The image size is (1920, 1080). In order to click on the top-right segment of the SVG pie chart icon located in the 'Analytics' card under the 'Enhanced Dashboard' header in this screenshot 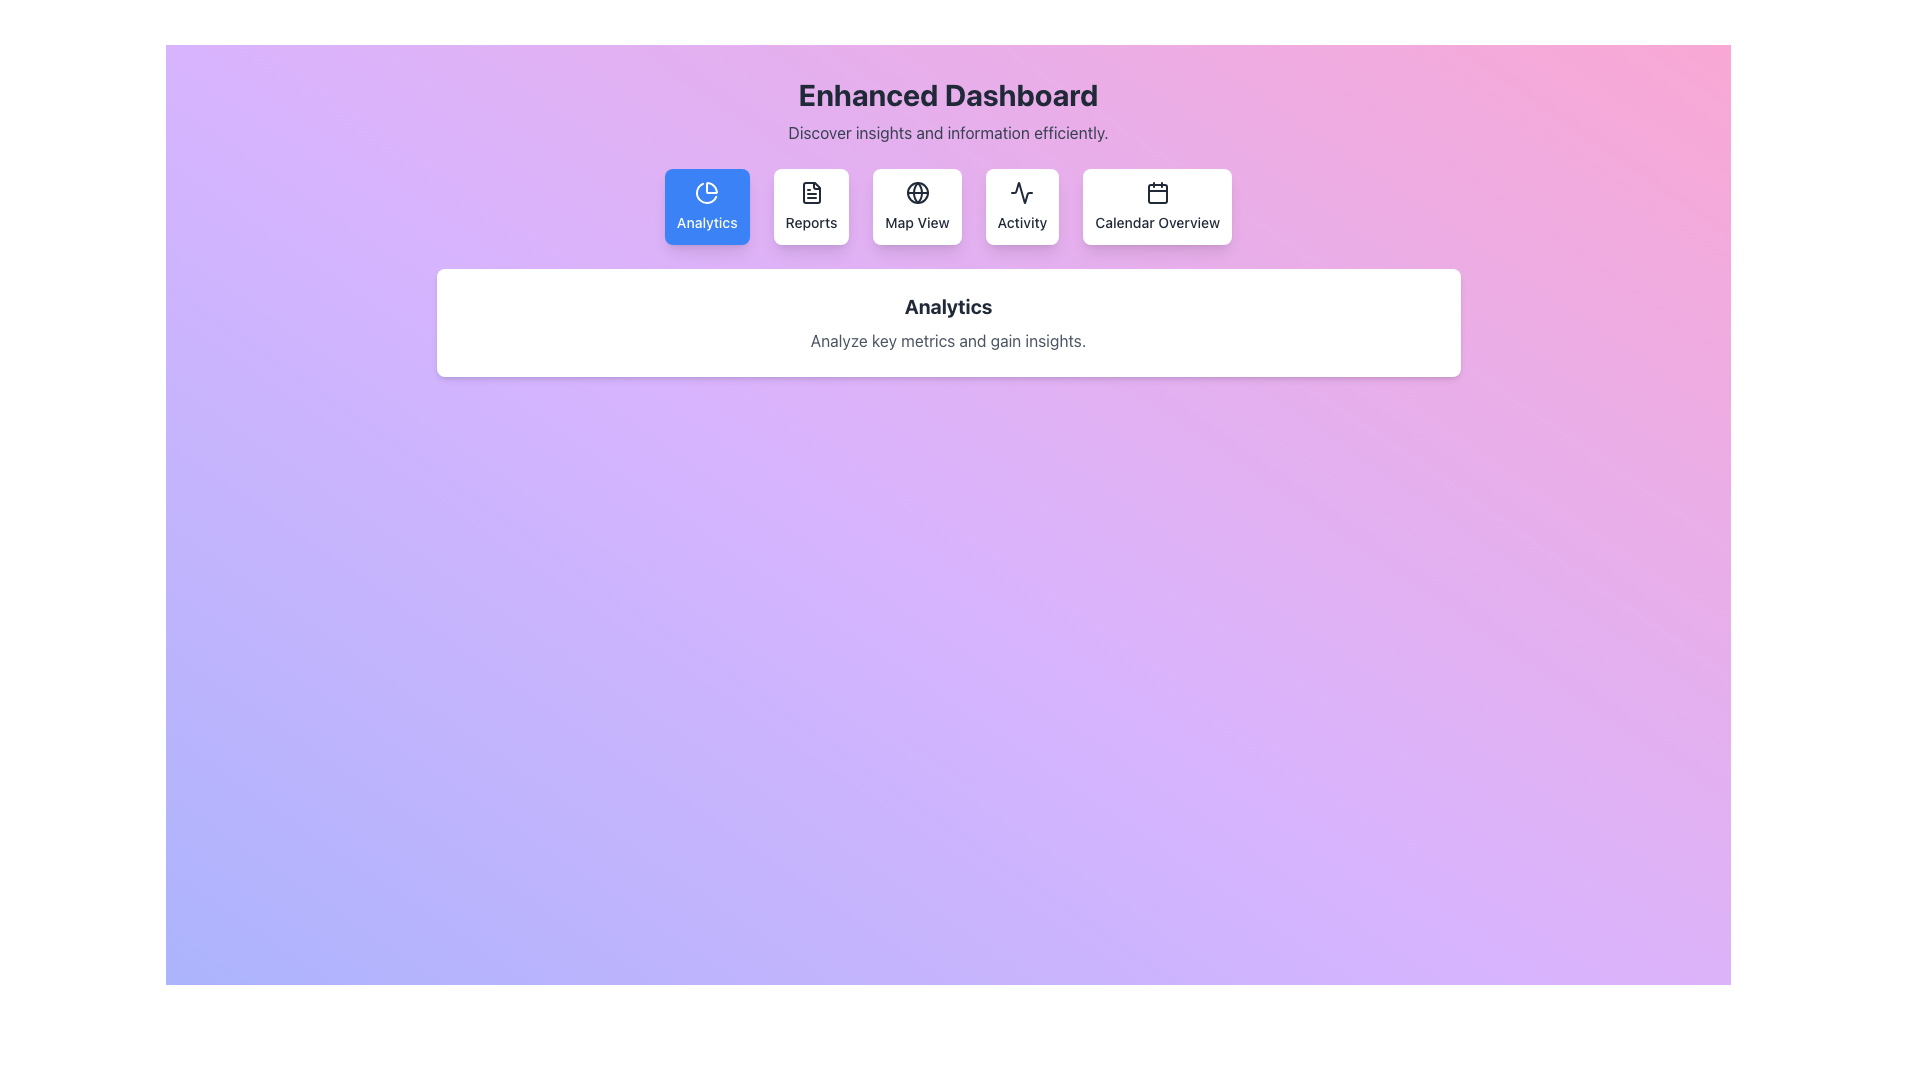, I will do `click(712, 188)`.